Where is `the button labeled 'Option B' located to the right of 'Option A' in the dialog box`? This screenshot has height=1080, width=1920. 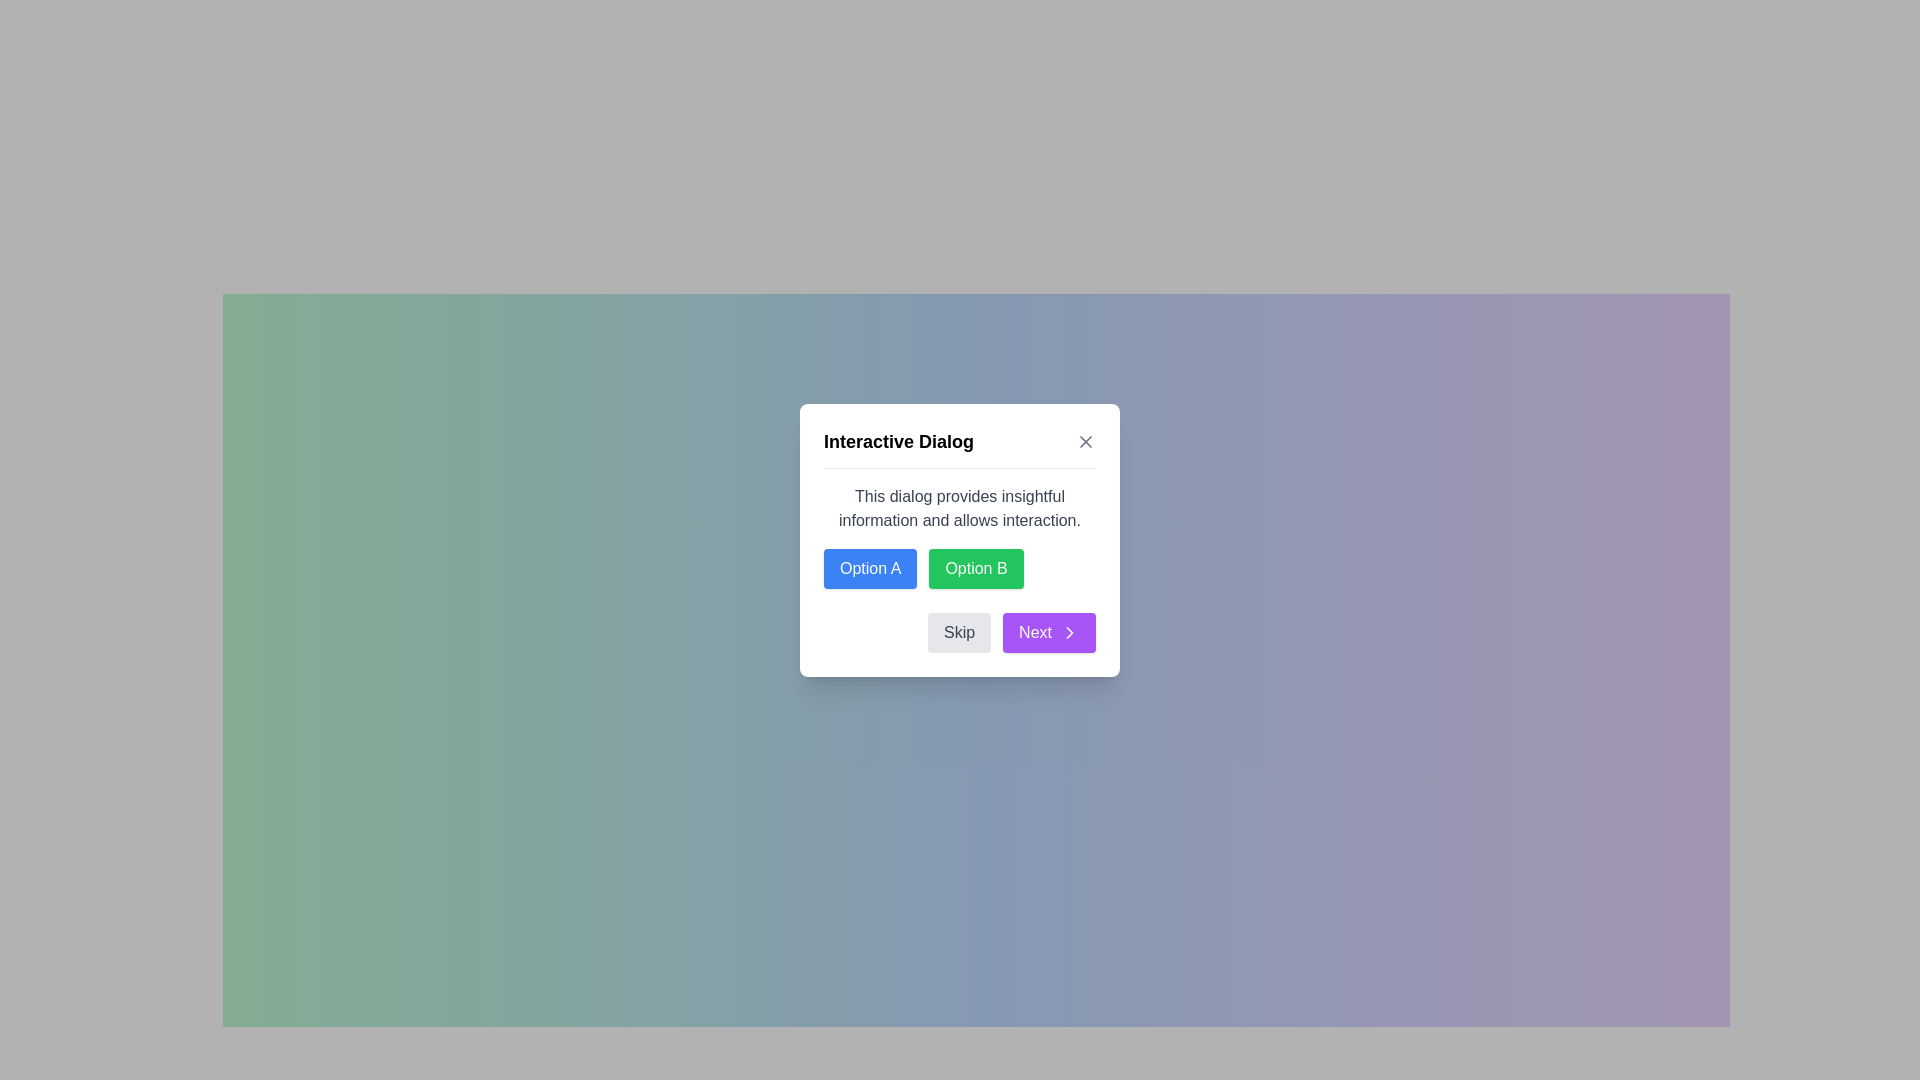 the button labeled 'Option B' located to the right of 'Option A' in the dialog box is located at coordinates (976, 568).